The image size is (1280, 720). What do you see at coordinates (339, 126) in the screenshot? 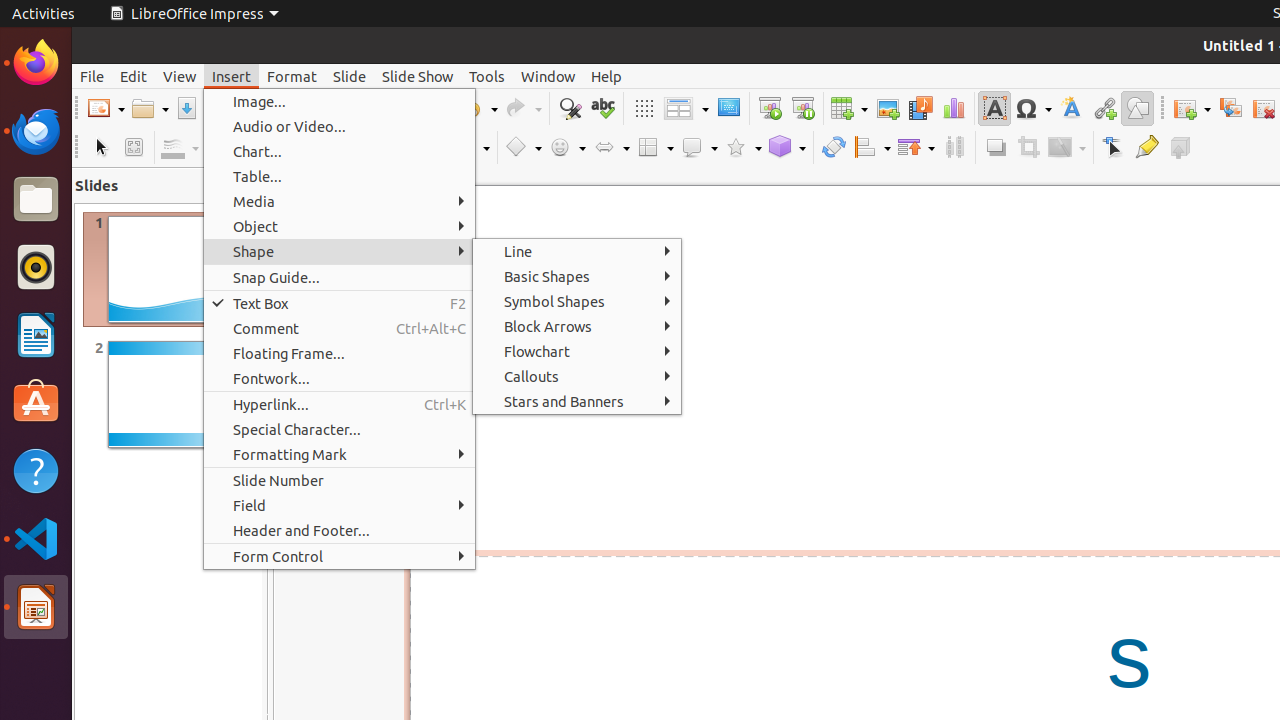
I see `'Audio or Video...'` at bounding box center [339, 126].